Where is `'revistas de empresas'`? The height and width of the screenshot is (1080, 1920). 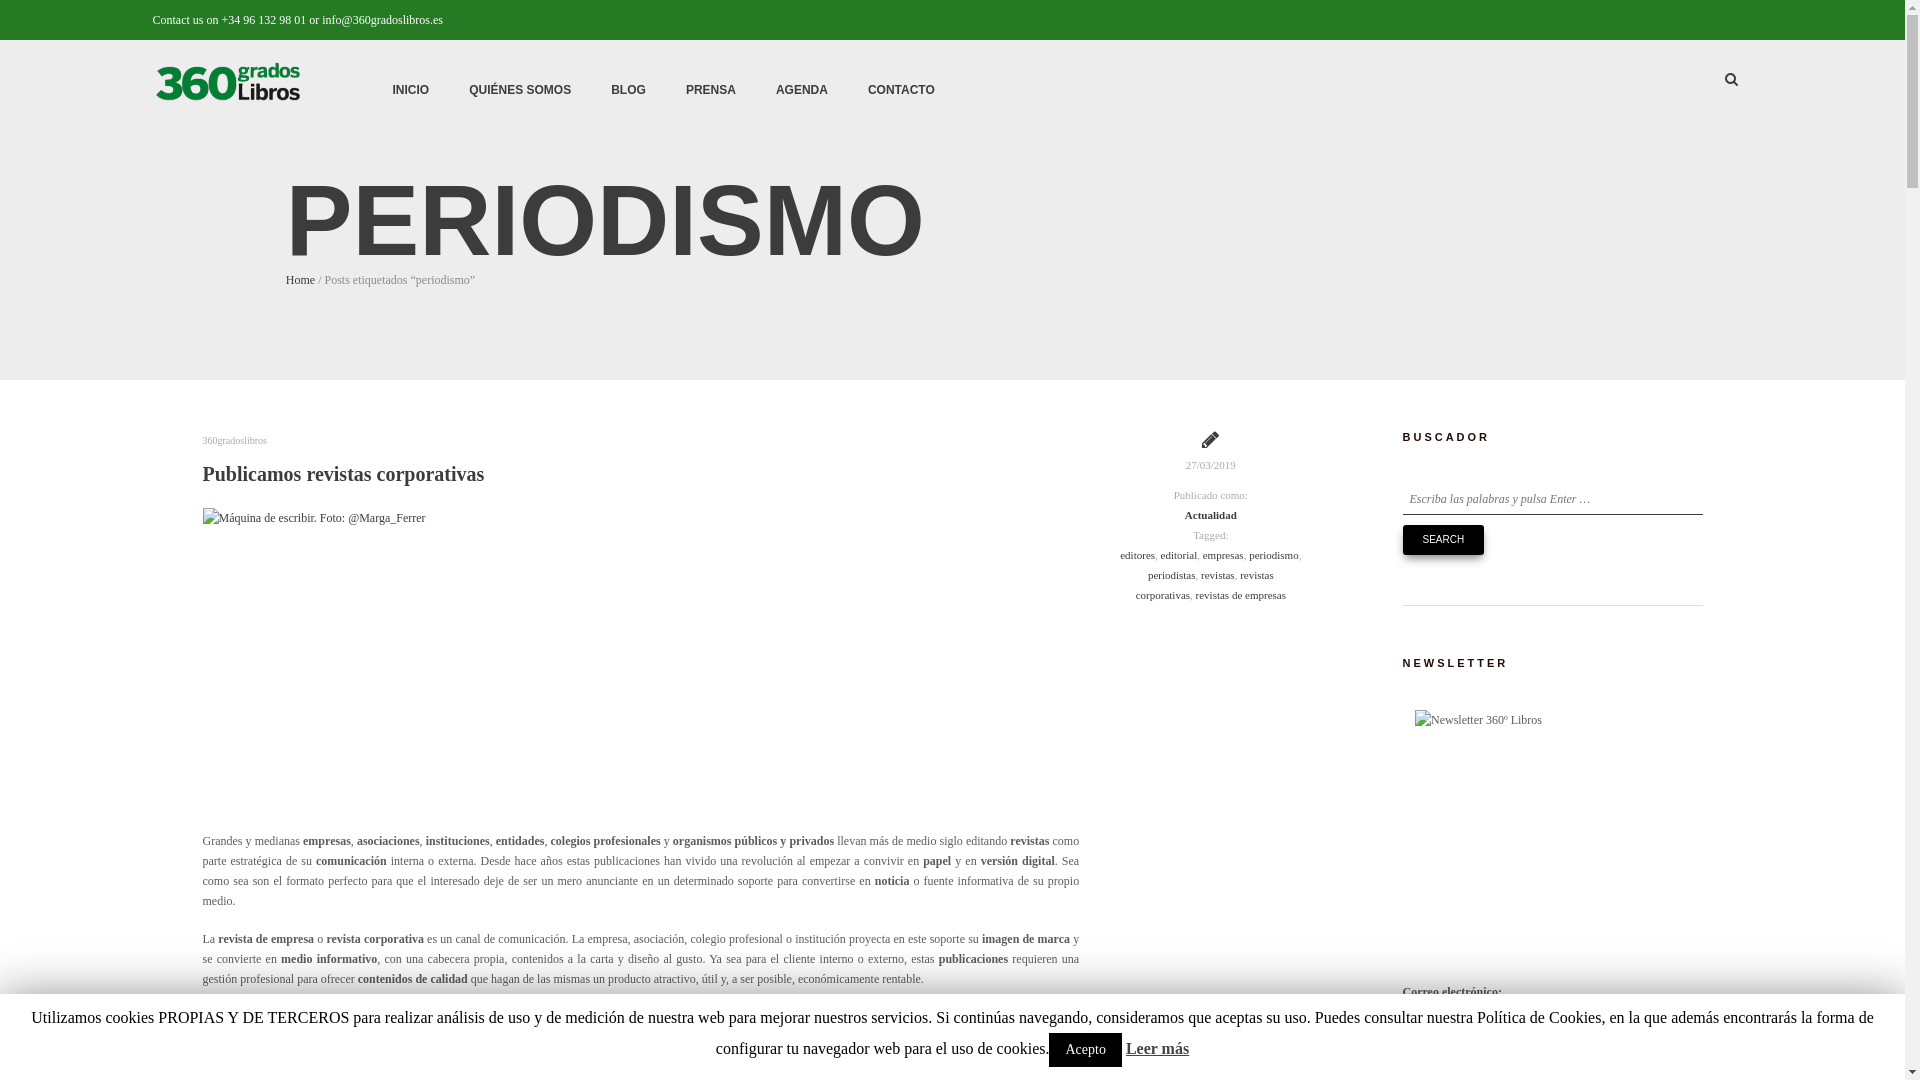
'revistas de empresas' is located at coordinates (1240, 593).